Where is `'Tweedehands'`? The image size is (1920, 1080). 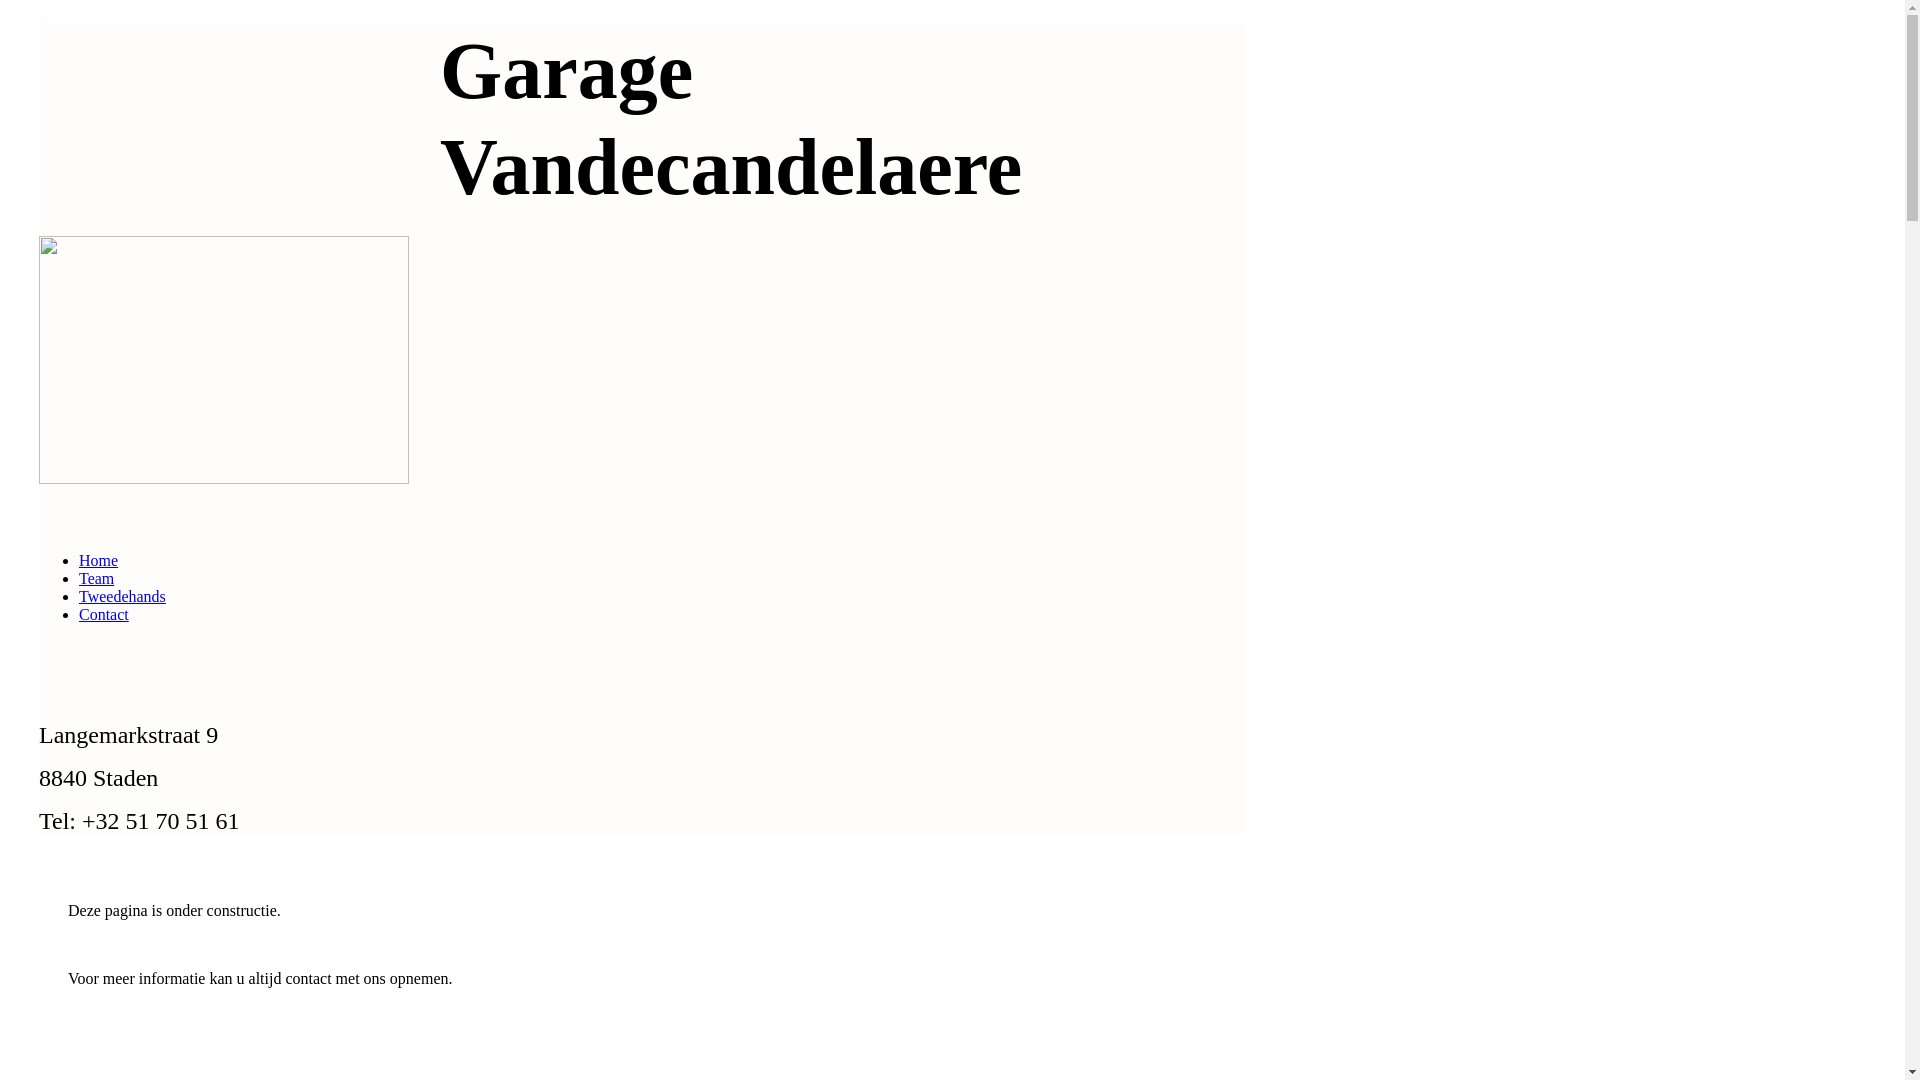
'Tweedehands' is located at coordinates (121, 595).